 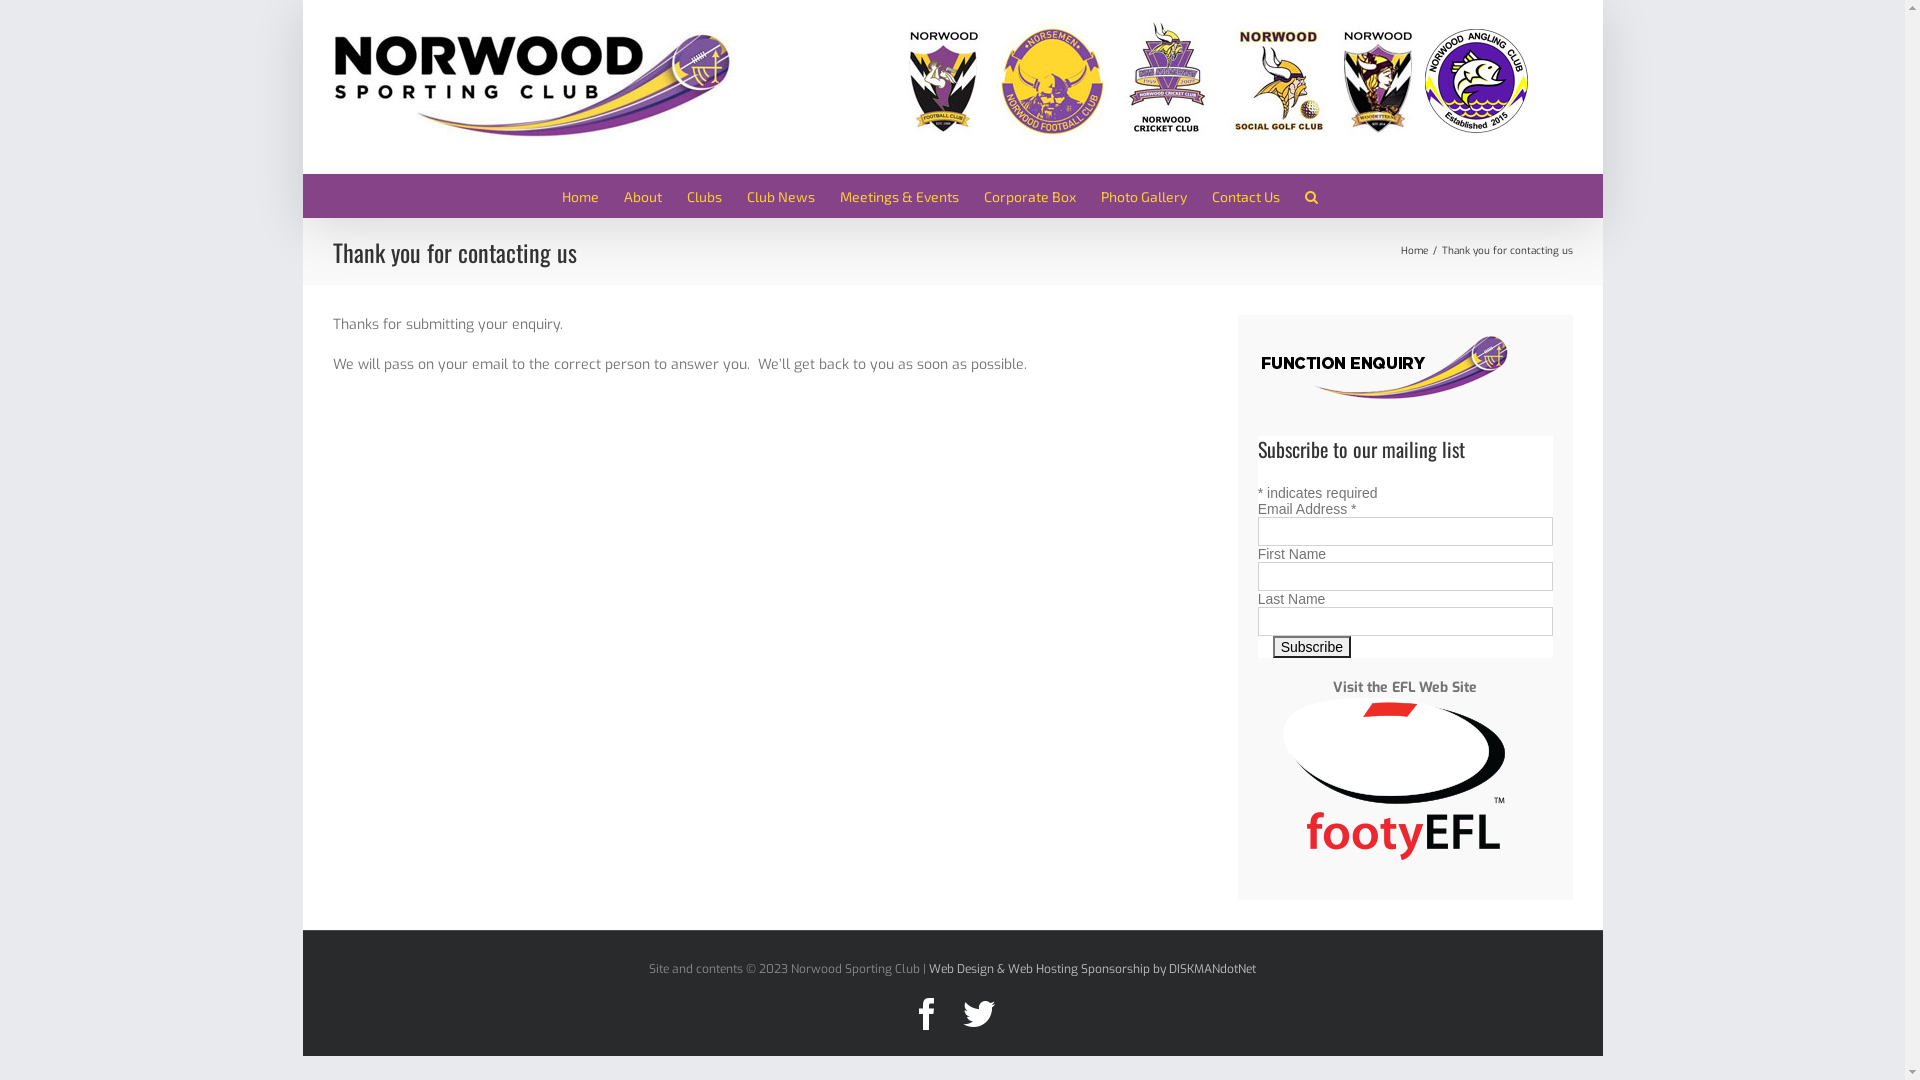 I want to click on 'Home', so click(x=579, y=195).